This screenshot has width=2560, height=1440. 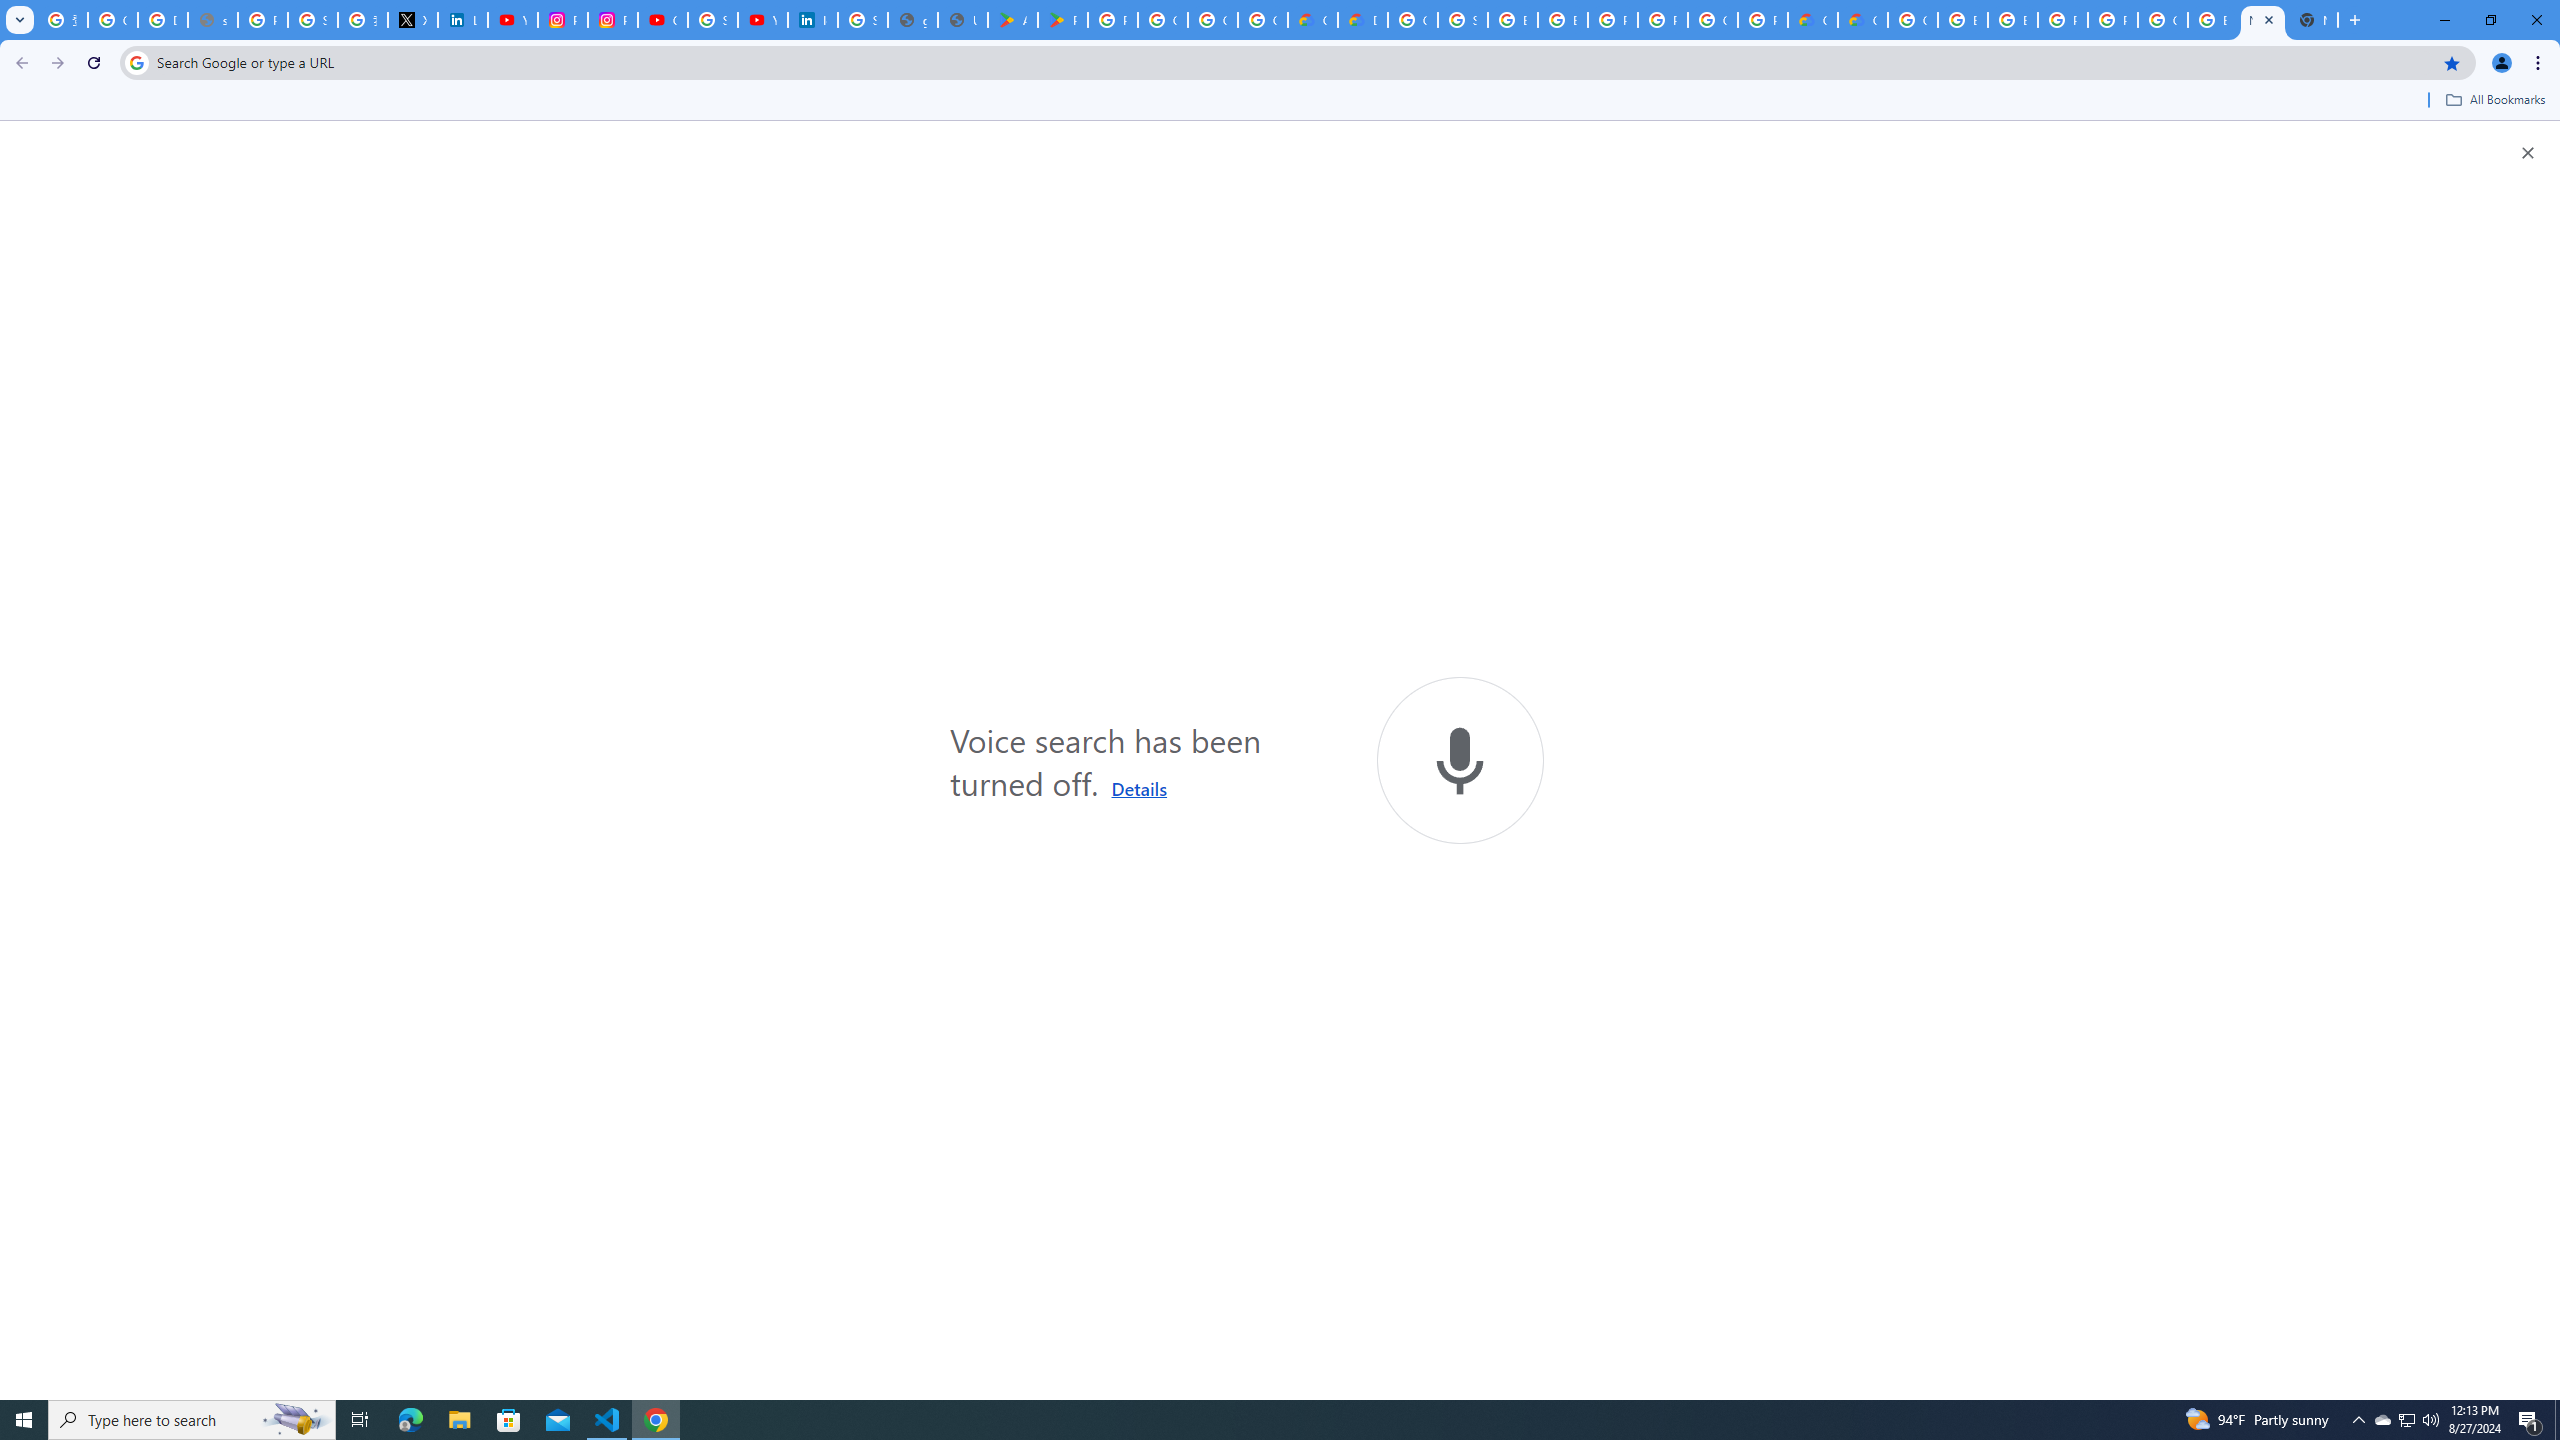 What do you see at coordinates (462, 19) in the screenshot?
I see `'LinkedIn Privacy Policy'` at bounding box center [462, 19].